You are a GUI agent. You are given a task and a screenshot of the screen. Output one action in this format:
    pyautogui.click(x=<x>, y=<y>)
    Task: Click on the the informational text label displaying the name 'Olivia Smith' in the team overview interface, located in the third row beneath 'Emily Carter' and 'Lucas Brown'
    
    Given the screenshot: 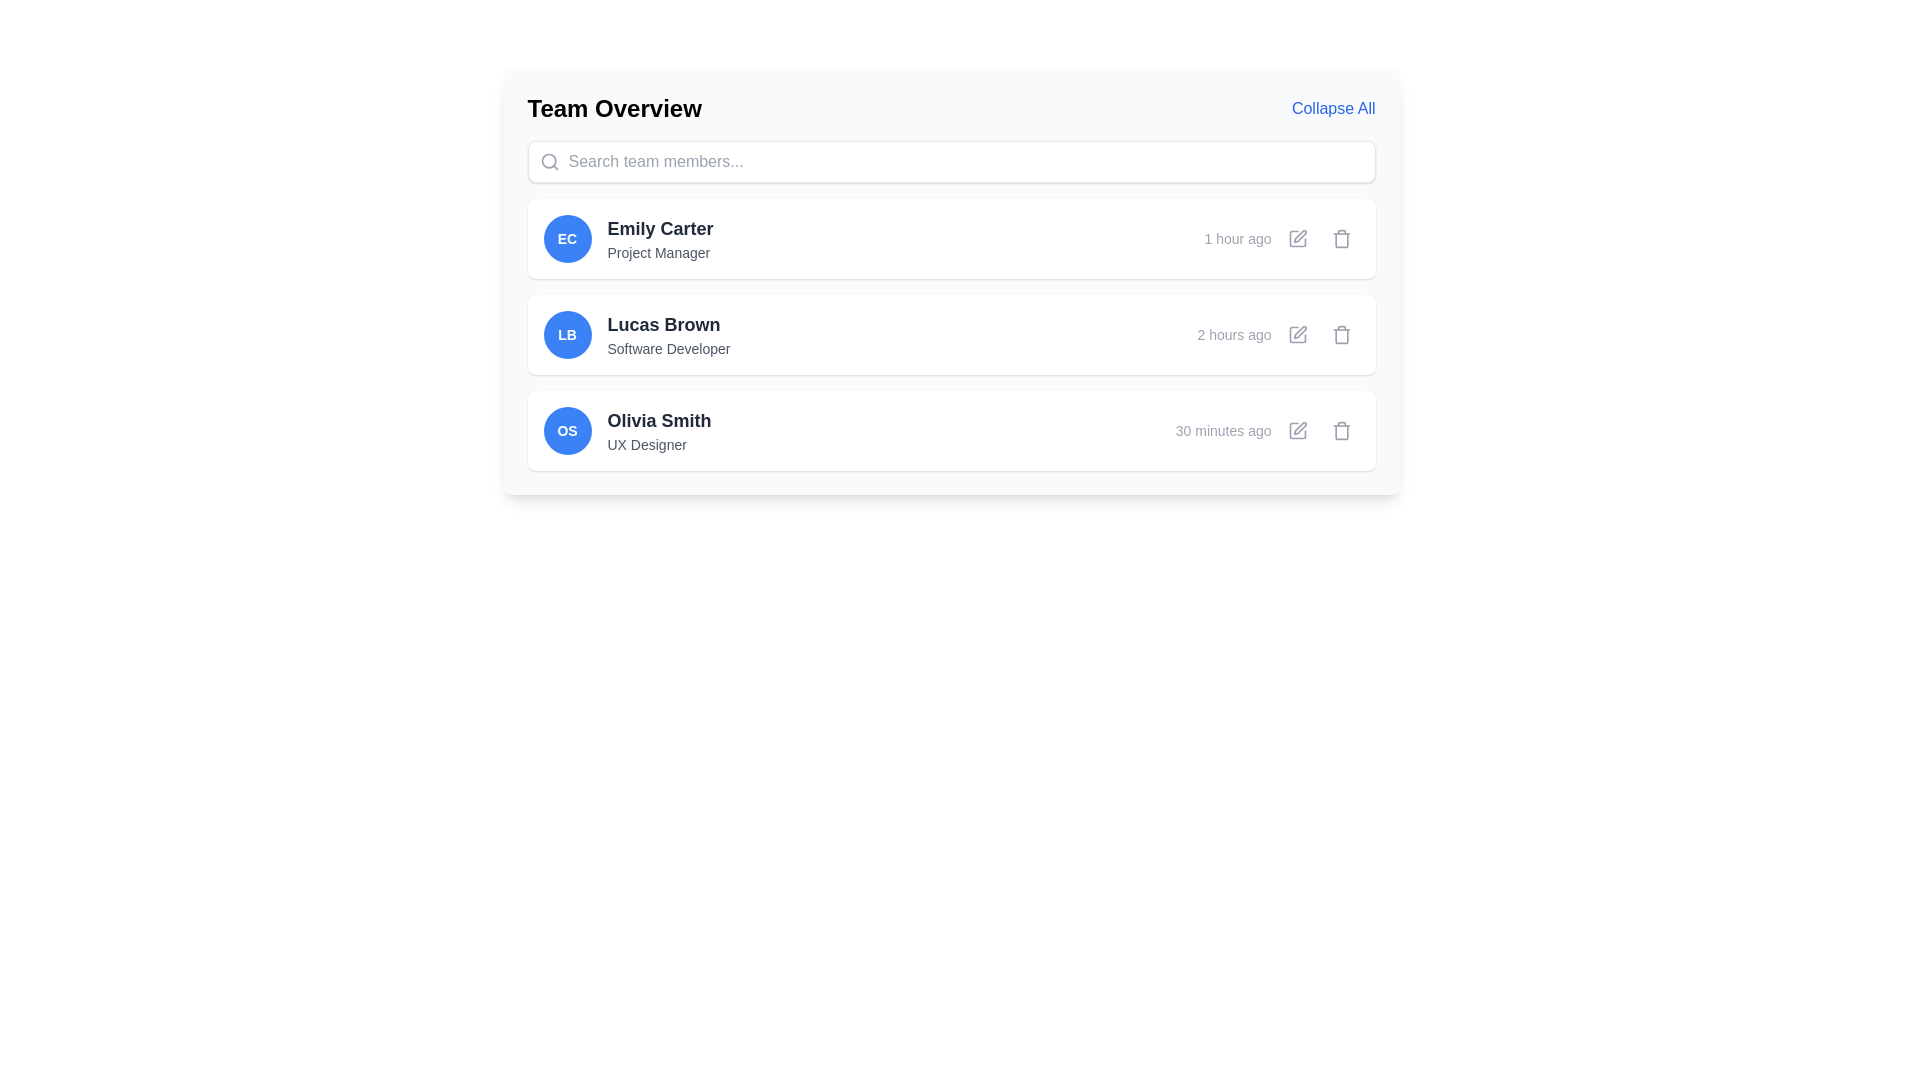 What is the action you would take?
    pyautogui.click(x=659, y=430)
    